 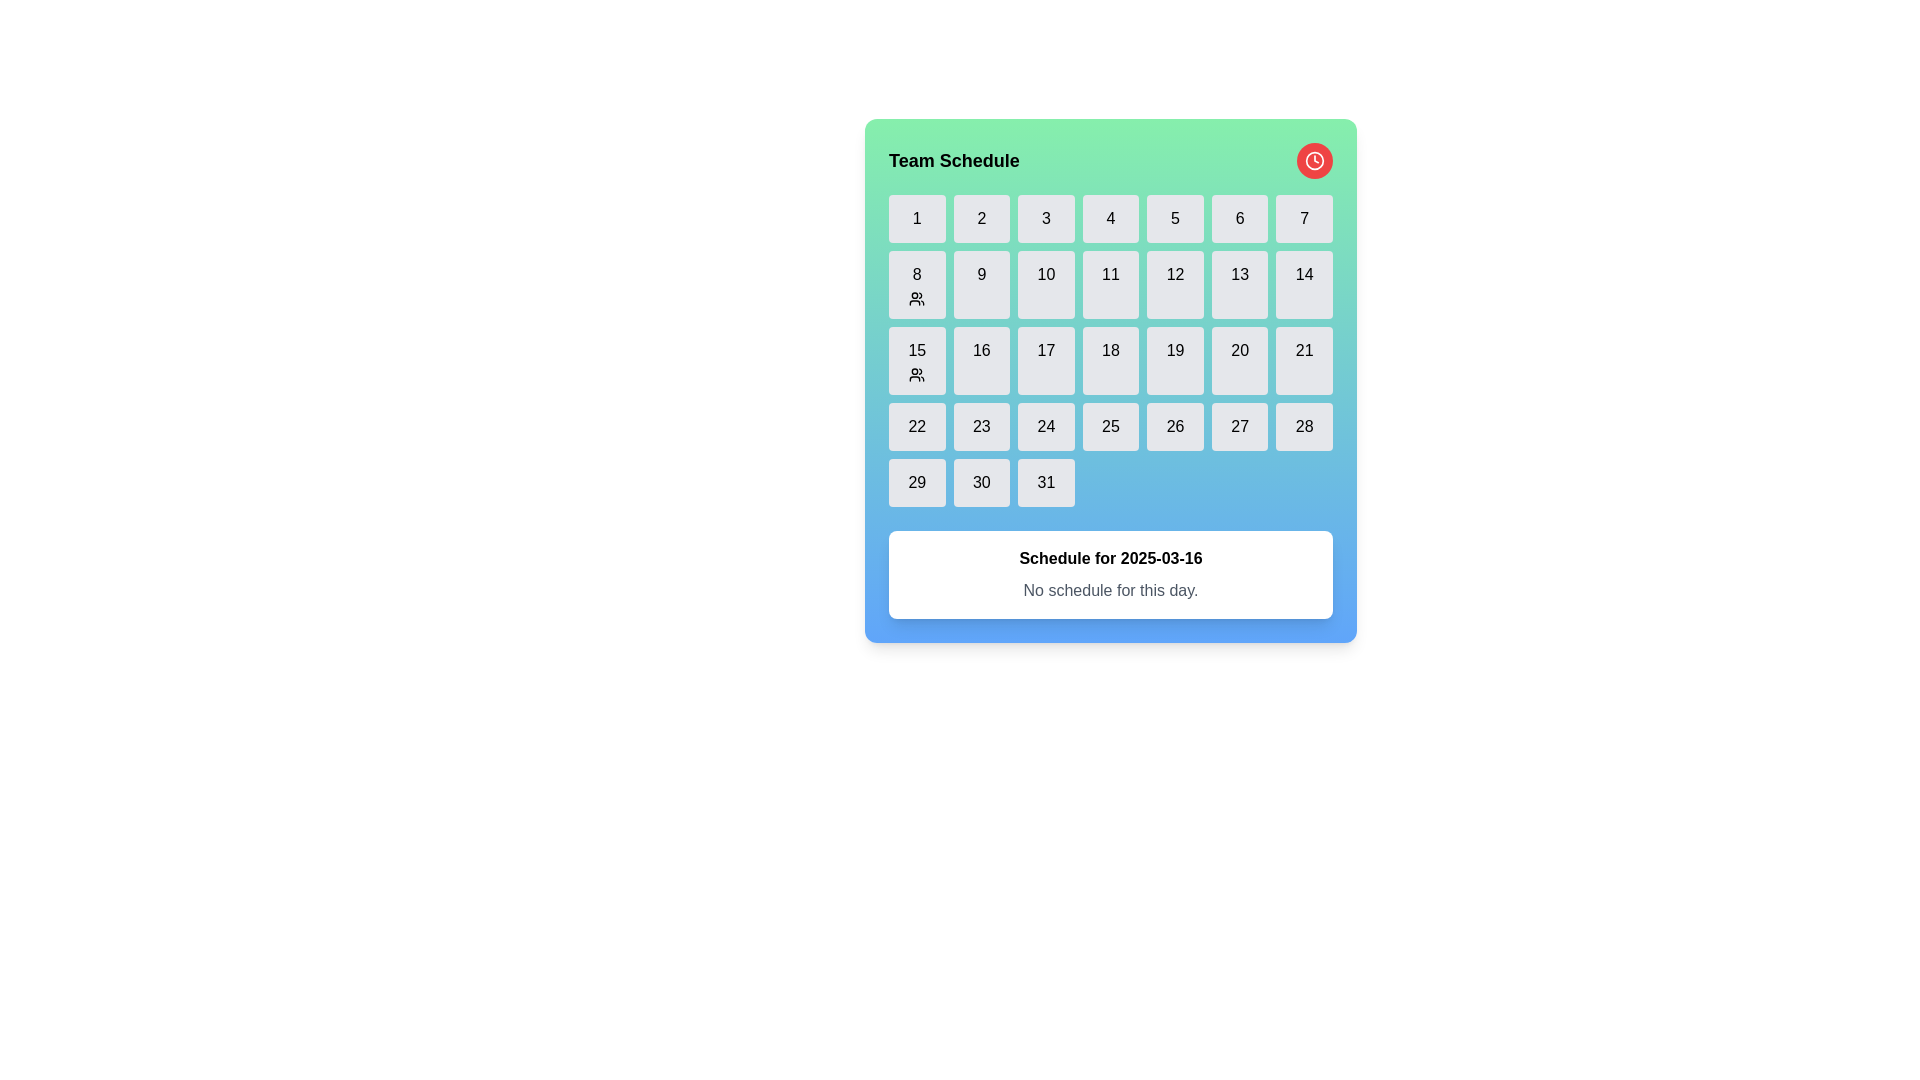 What do you see at coordinates (1109, 381) in the screenshot?
I see `the selectable grid cell representing the day '18' in the calendar layout, which is highlighted in the third row and fourth column of the 'Team Schedule' interface` at bounding box center [1109, 381].